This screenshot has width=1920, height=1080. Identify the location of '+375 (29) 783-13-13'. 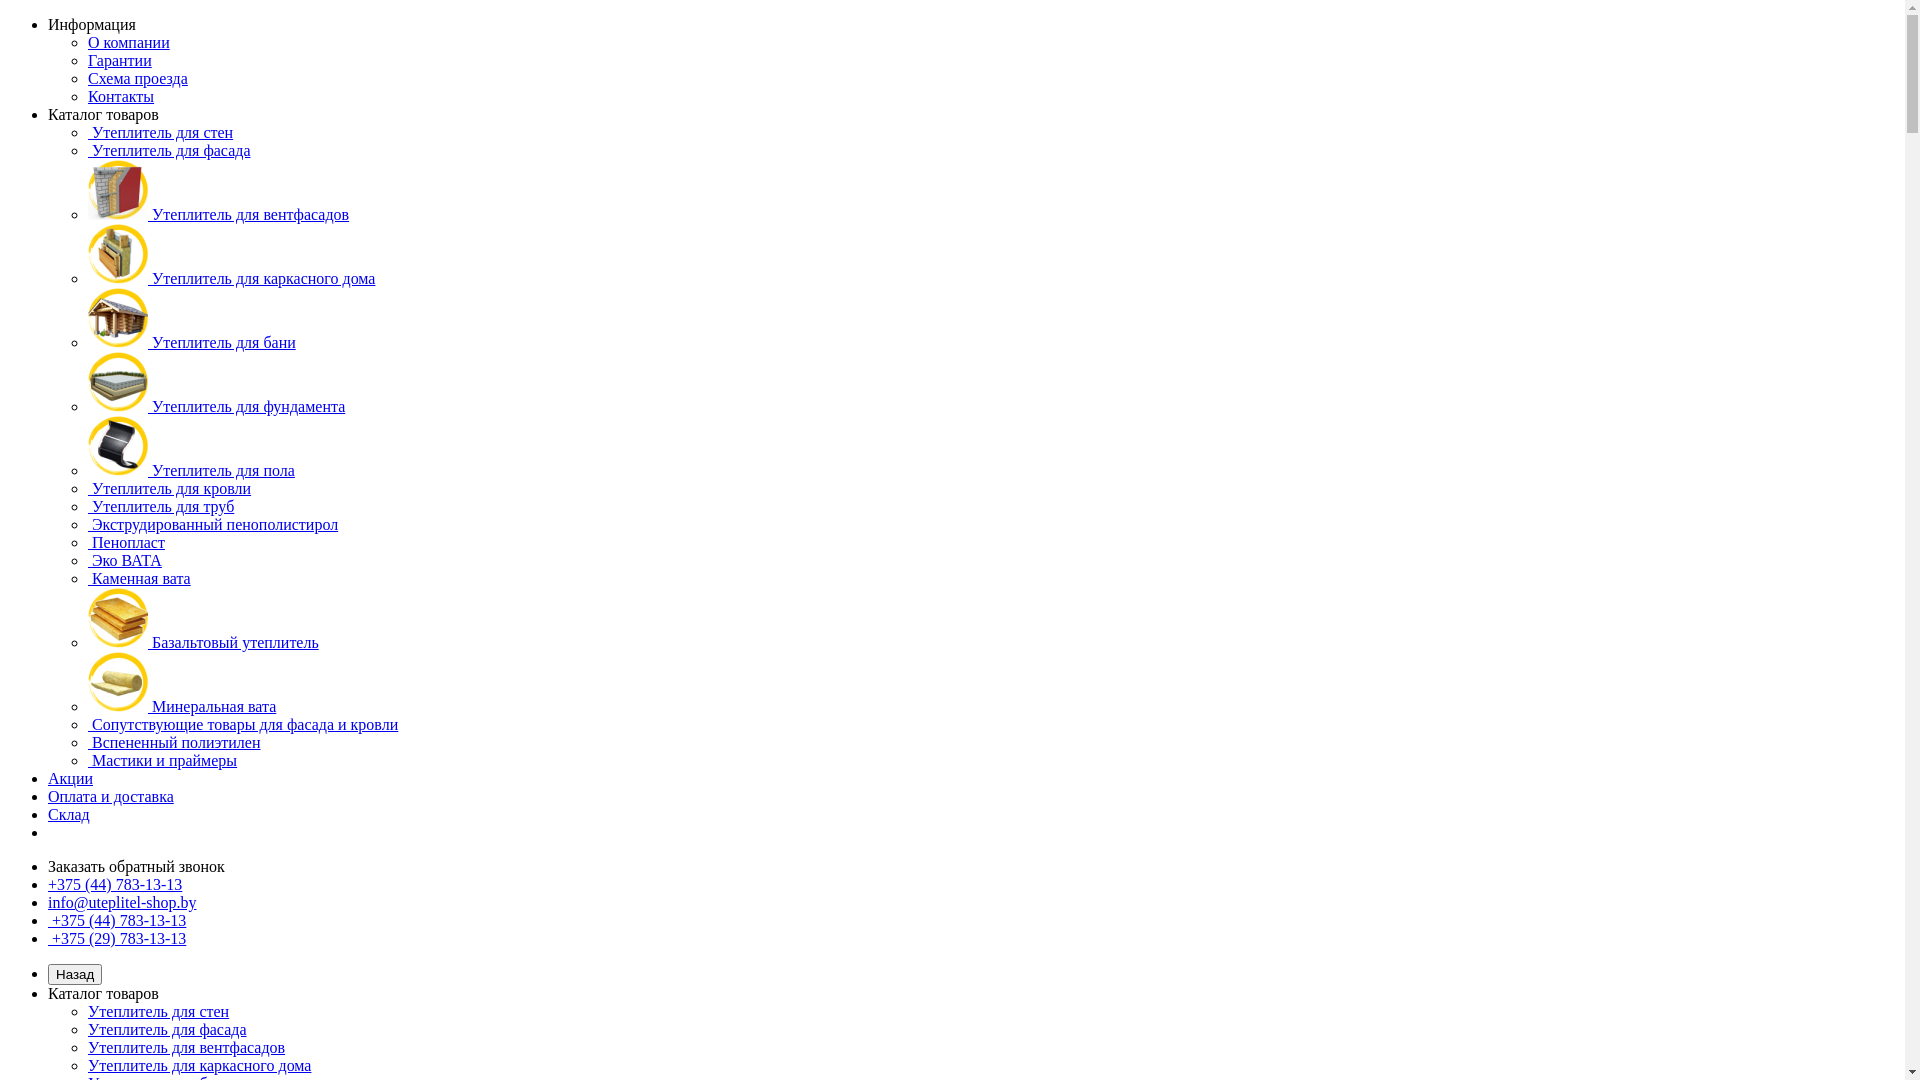
(48, 938).